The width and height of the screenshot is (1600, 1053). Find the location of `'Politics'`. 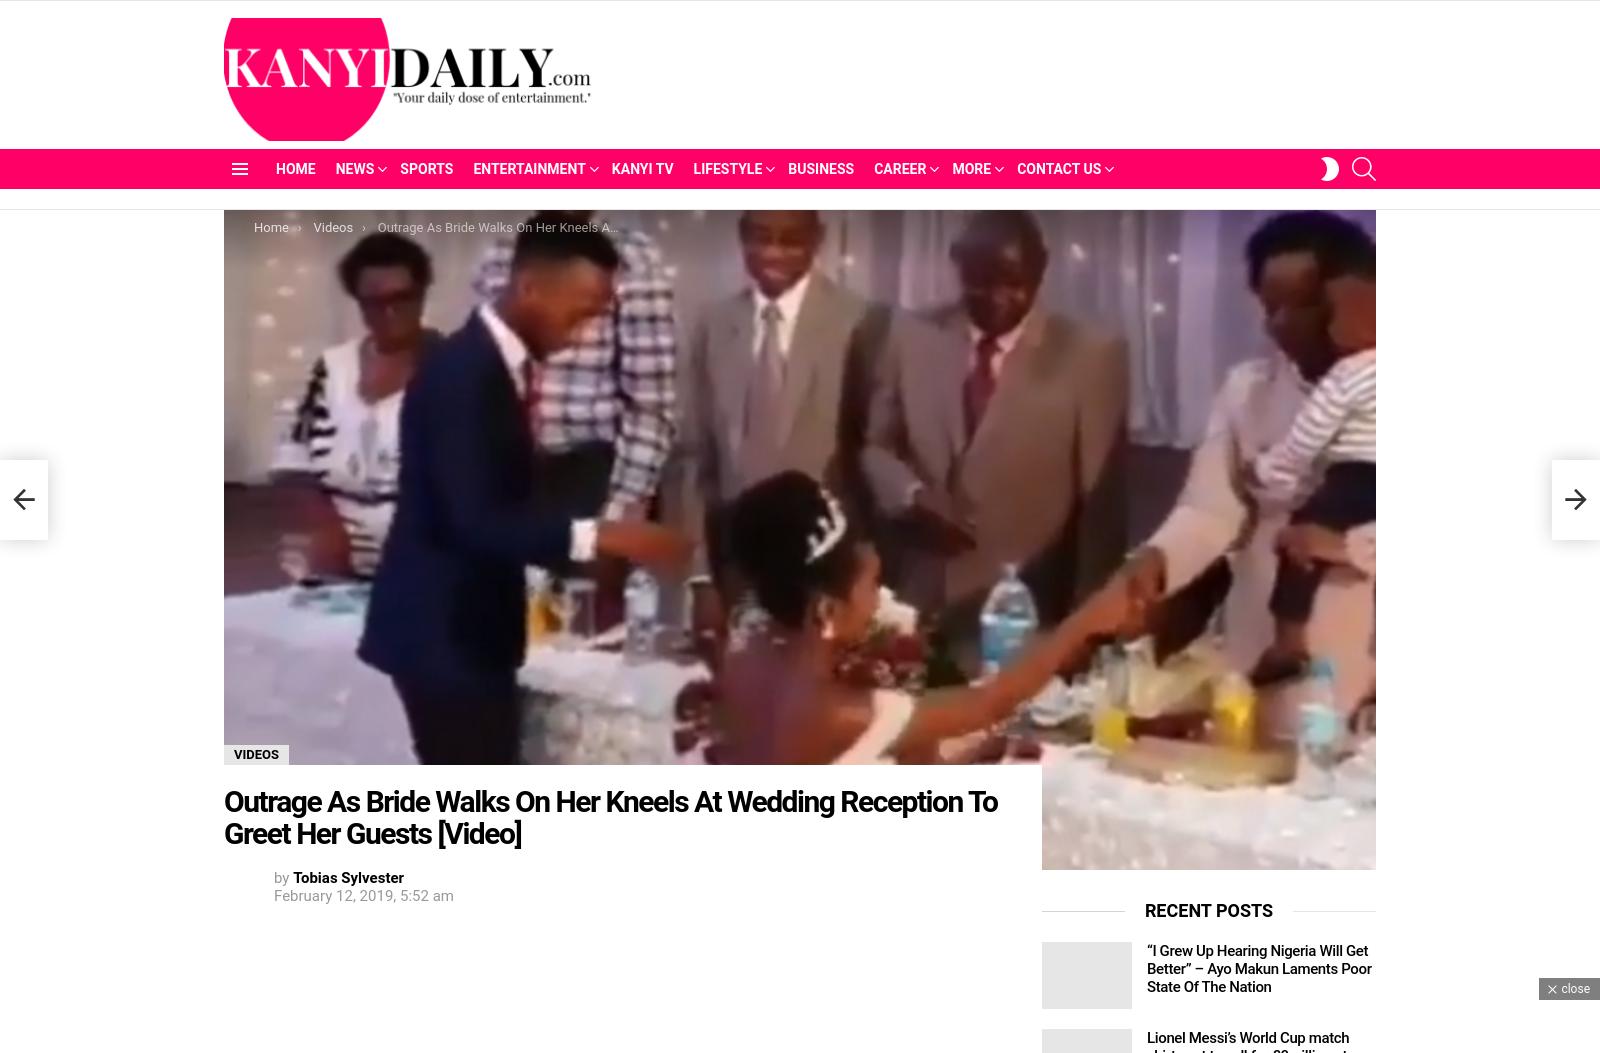

'Politics' is located at coordinates (372, 244).